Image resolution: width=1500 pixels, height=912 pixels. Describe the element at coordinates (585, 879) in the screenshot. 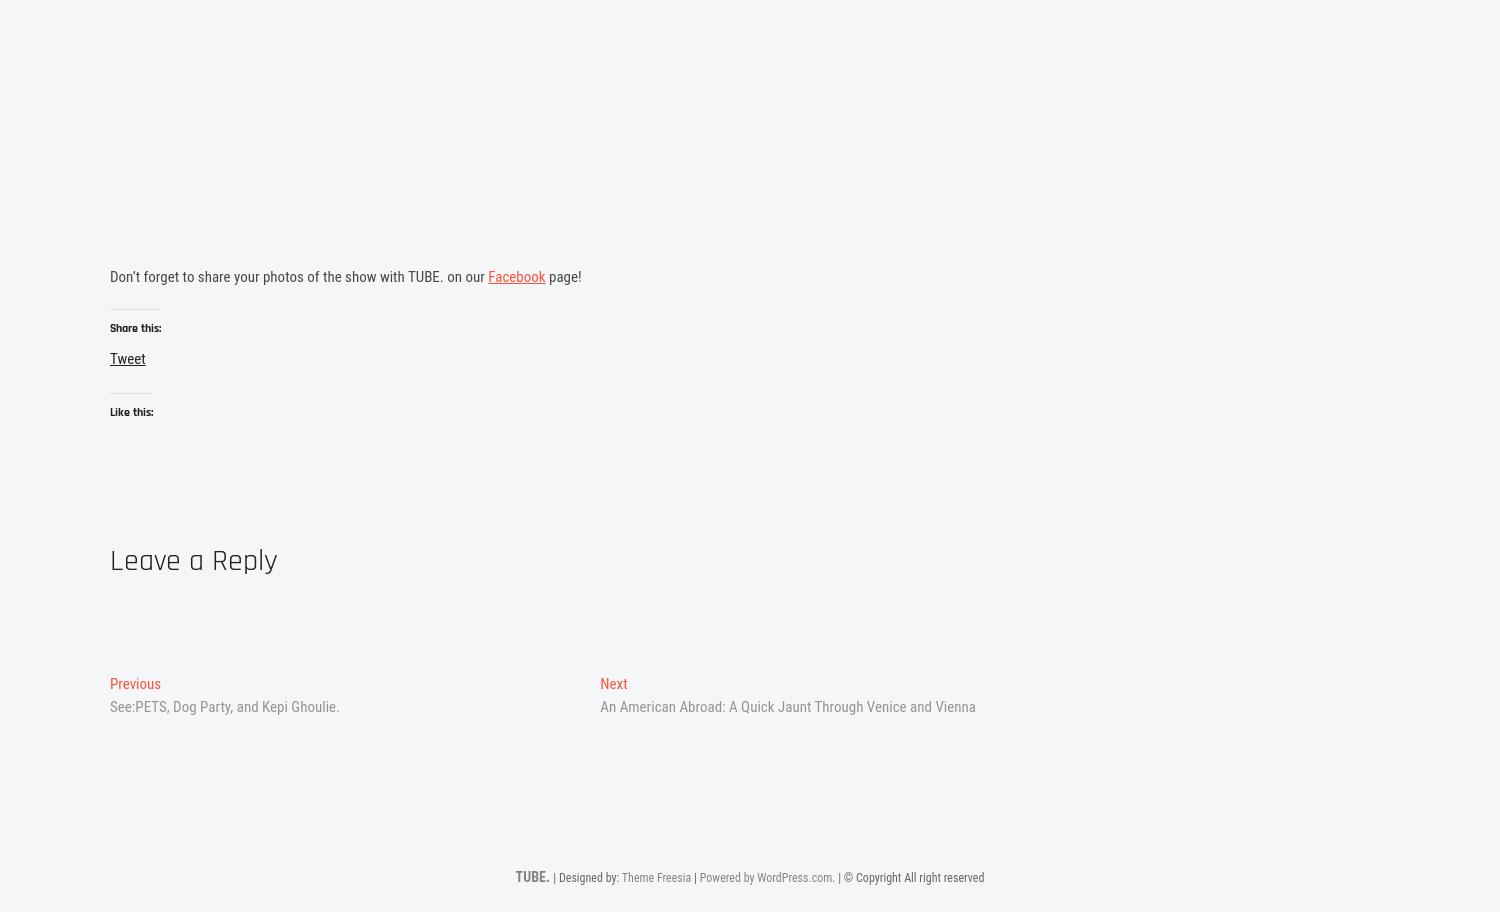

I see `'| 
									Designed by:'` at that location.